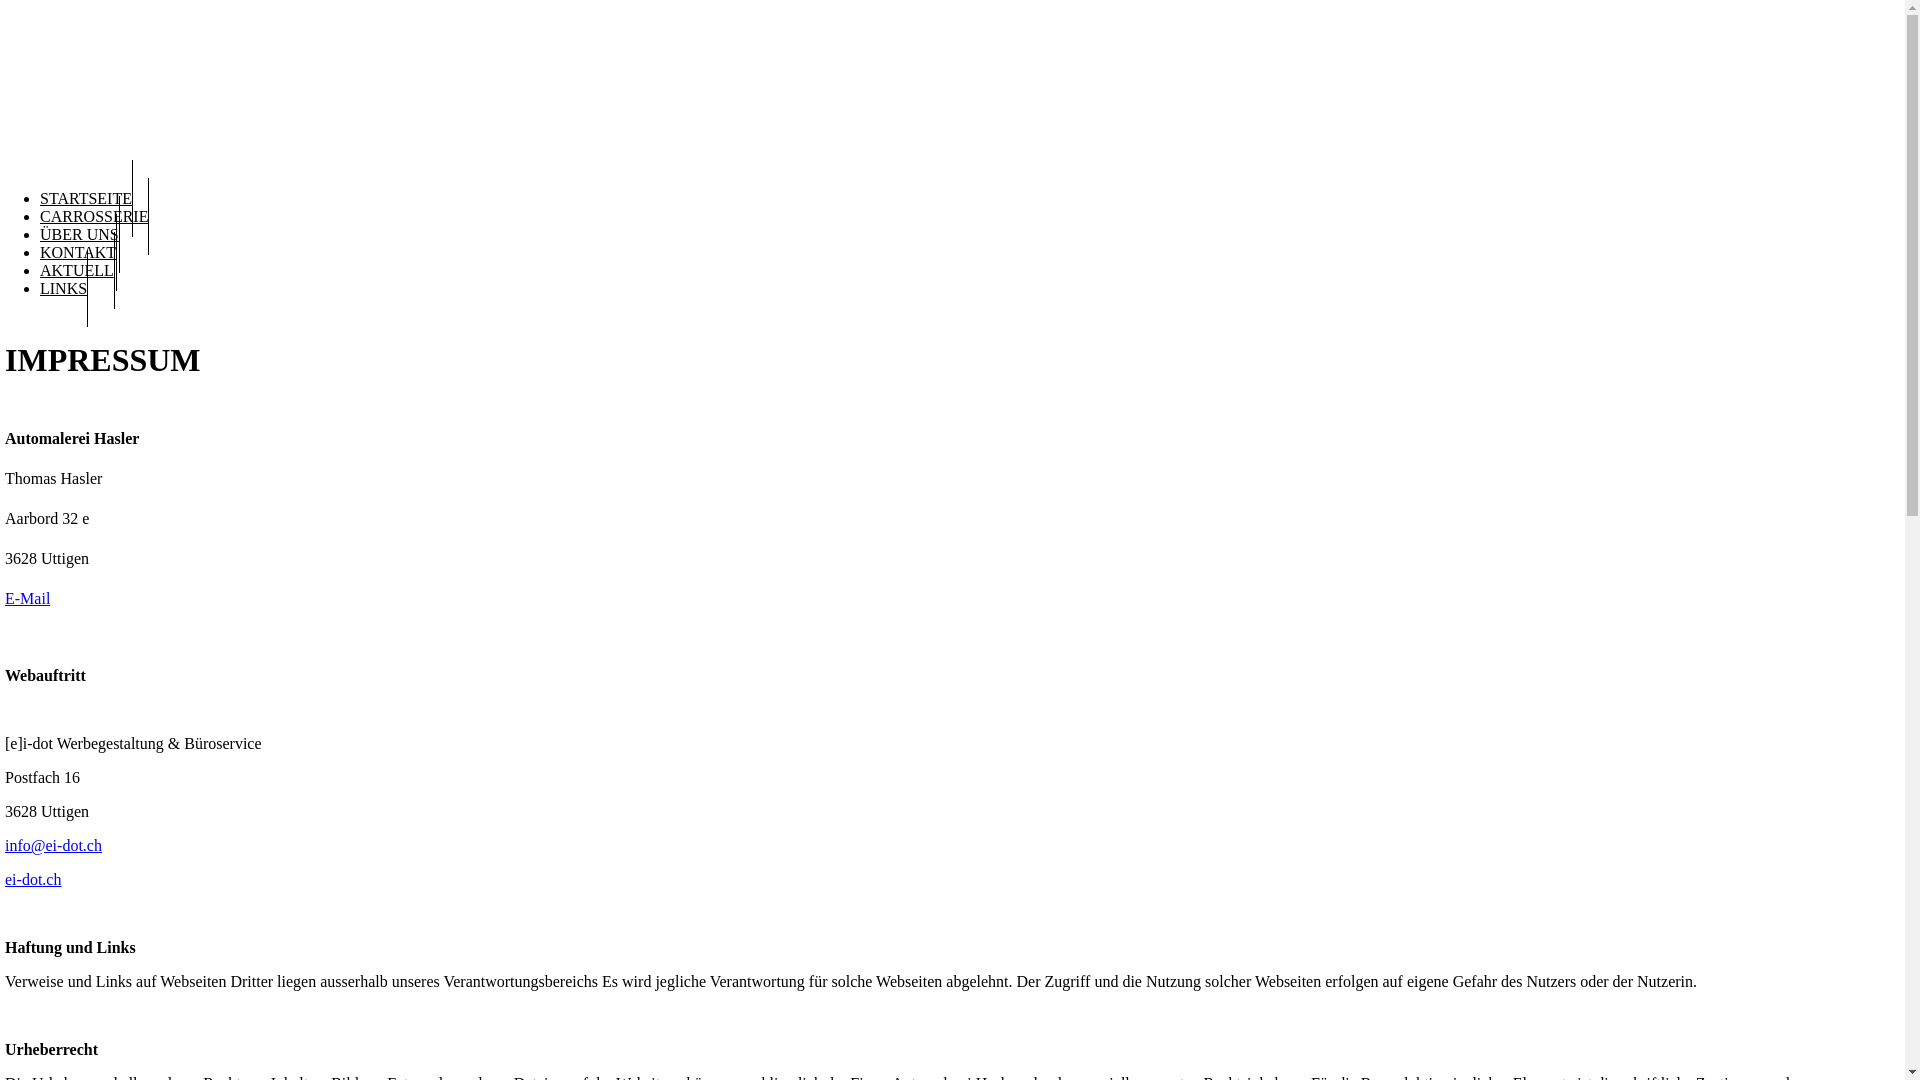 Image resolution: width=1920 pixels, height=1080 pixels. I want to click on 'KONTAKT', so click(78, 251).